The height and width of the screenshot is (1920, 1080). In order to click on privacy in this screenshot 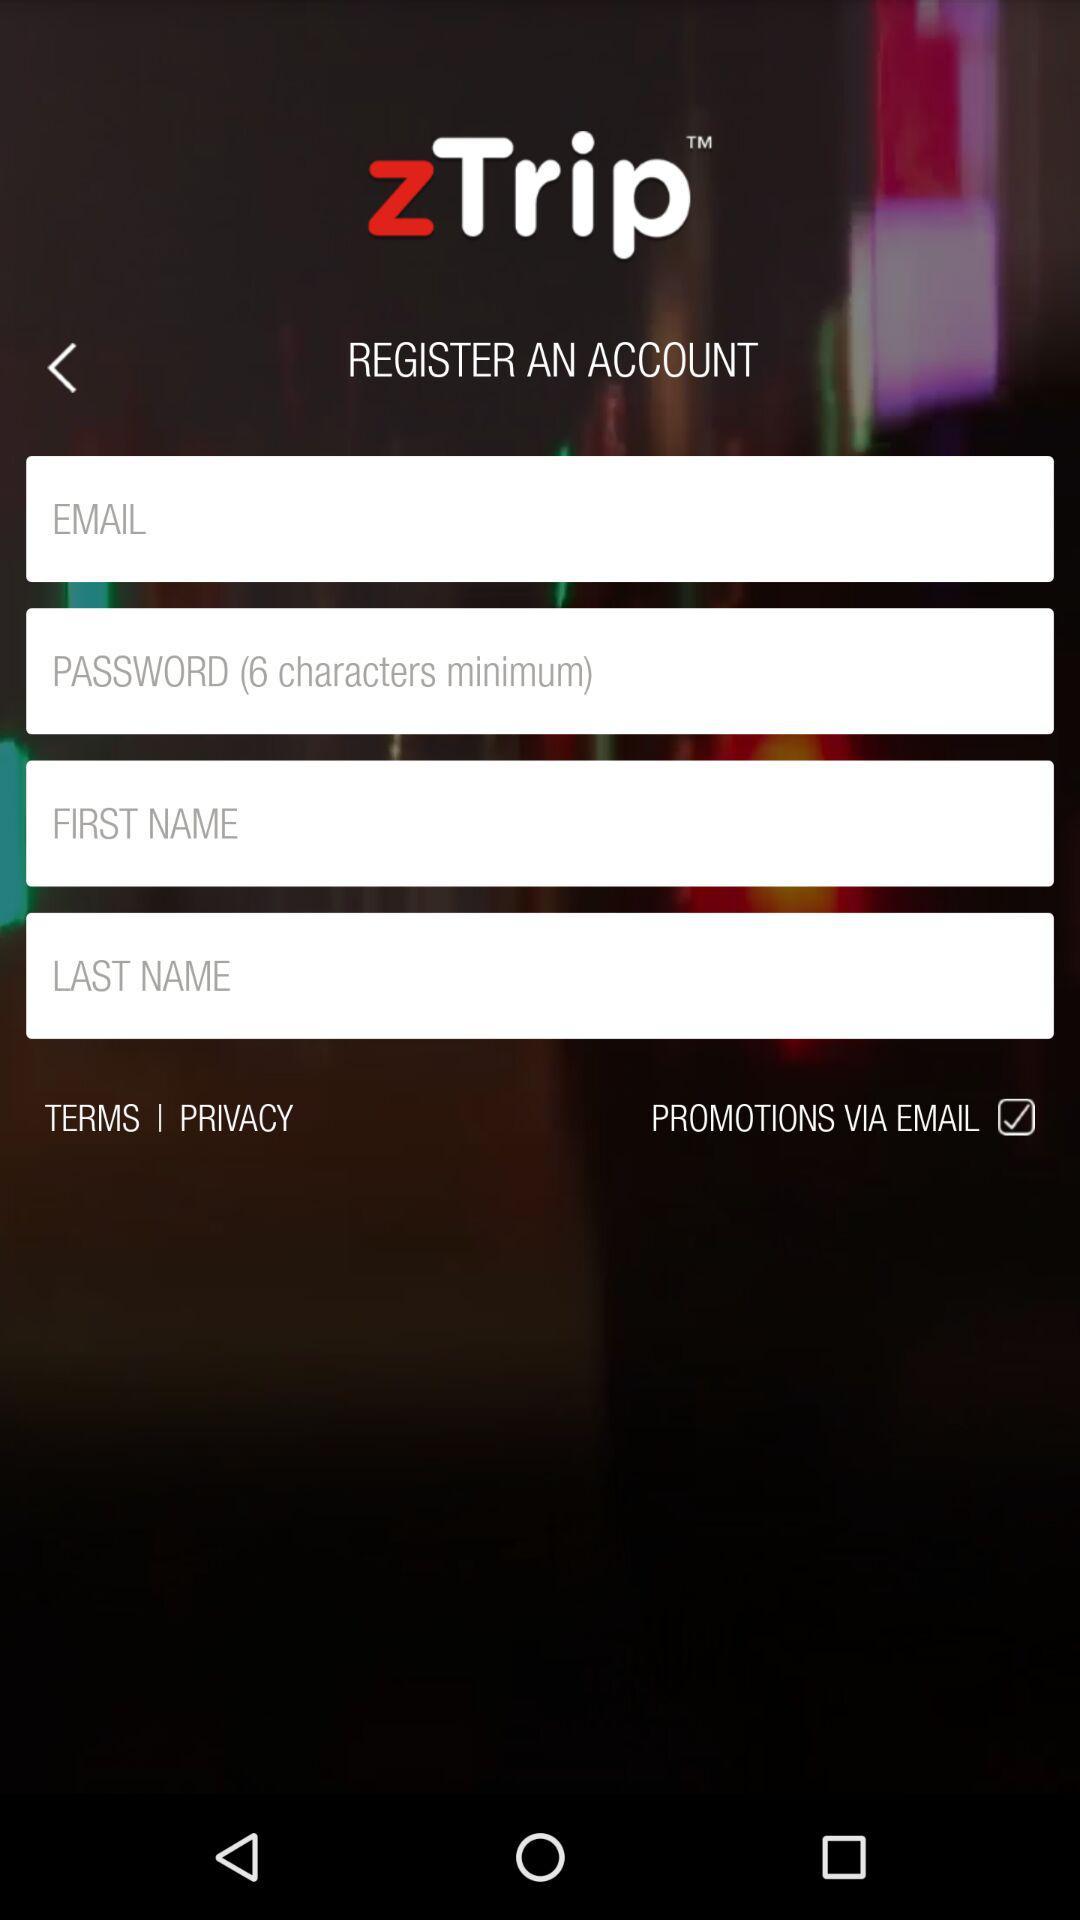, I will do `click(235, 1116)`.